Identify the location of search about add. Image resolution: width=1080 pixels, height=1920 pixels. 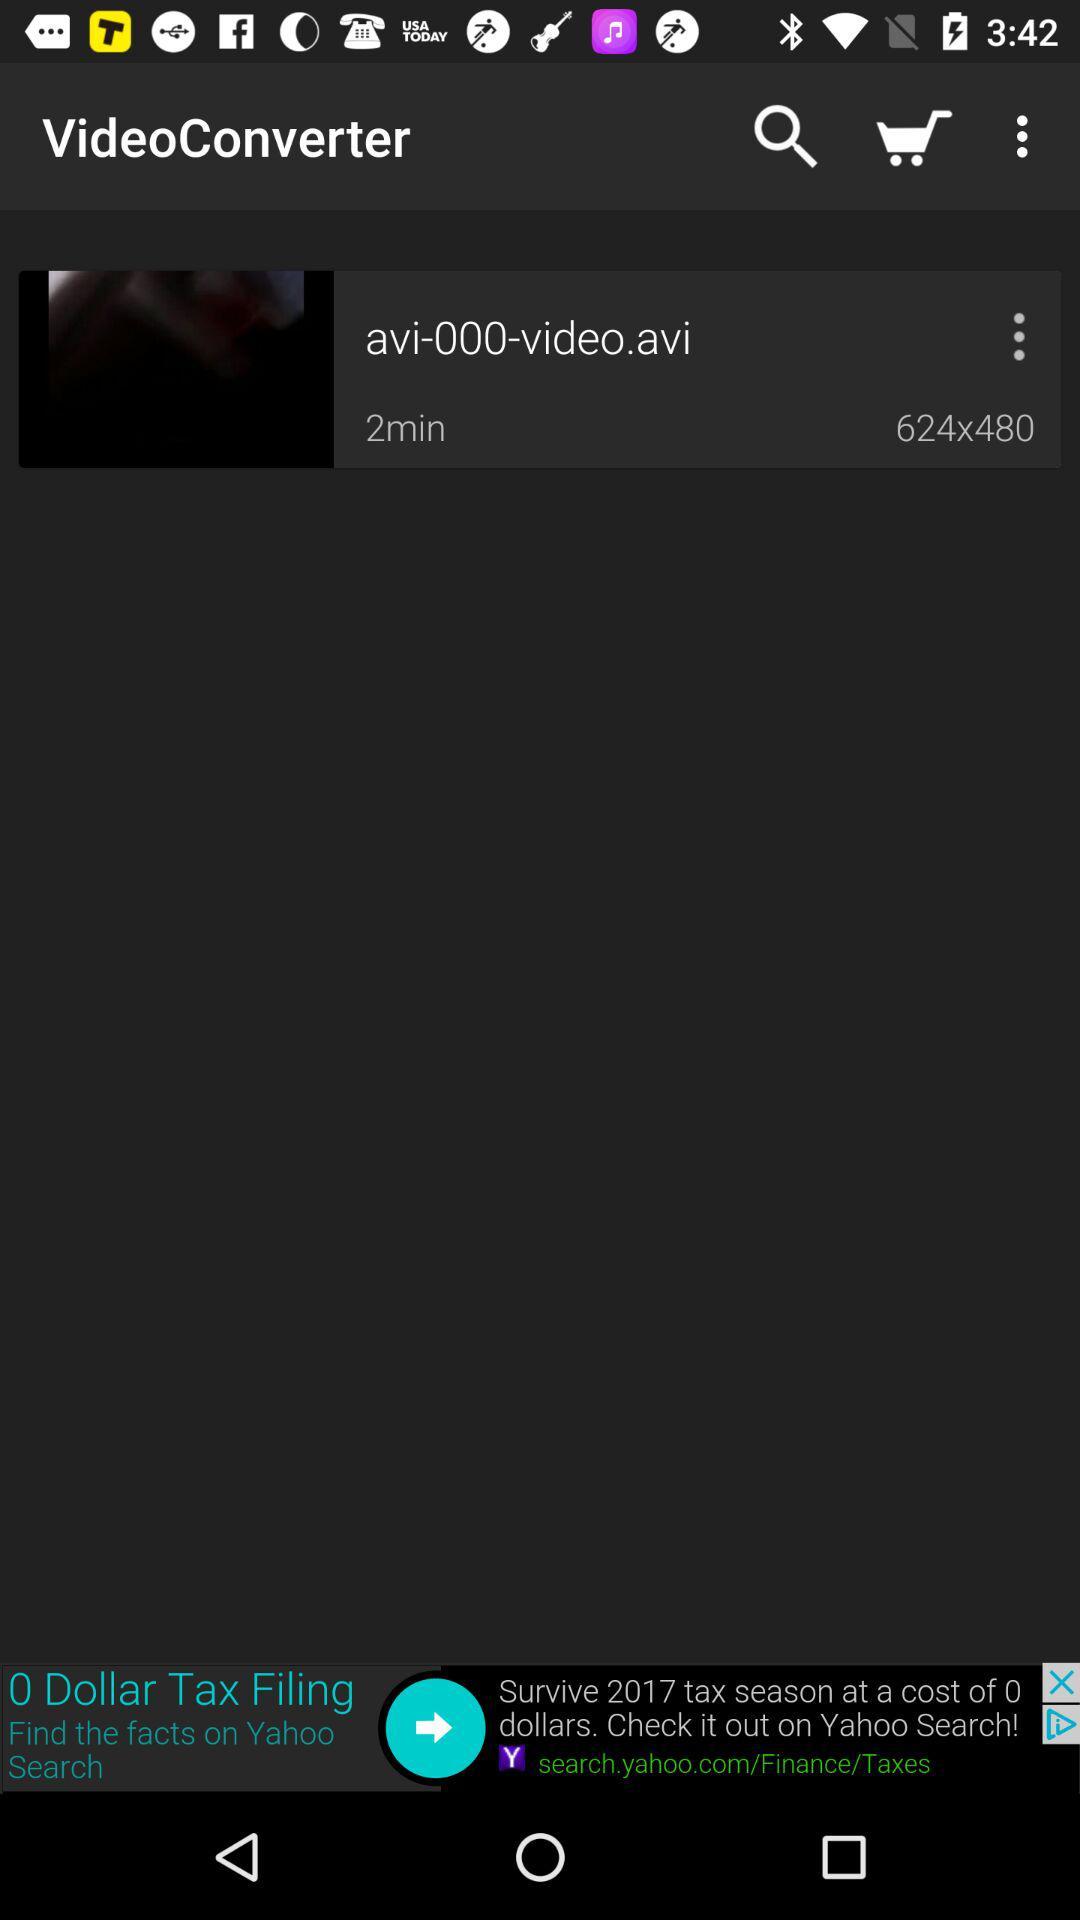
(540, 1727).